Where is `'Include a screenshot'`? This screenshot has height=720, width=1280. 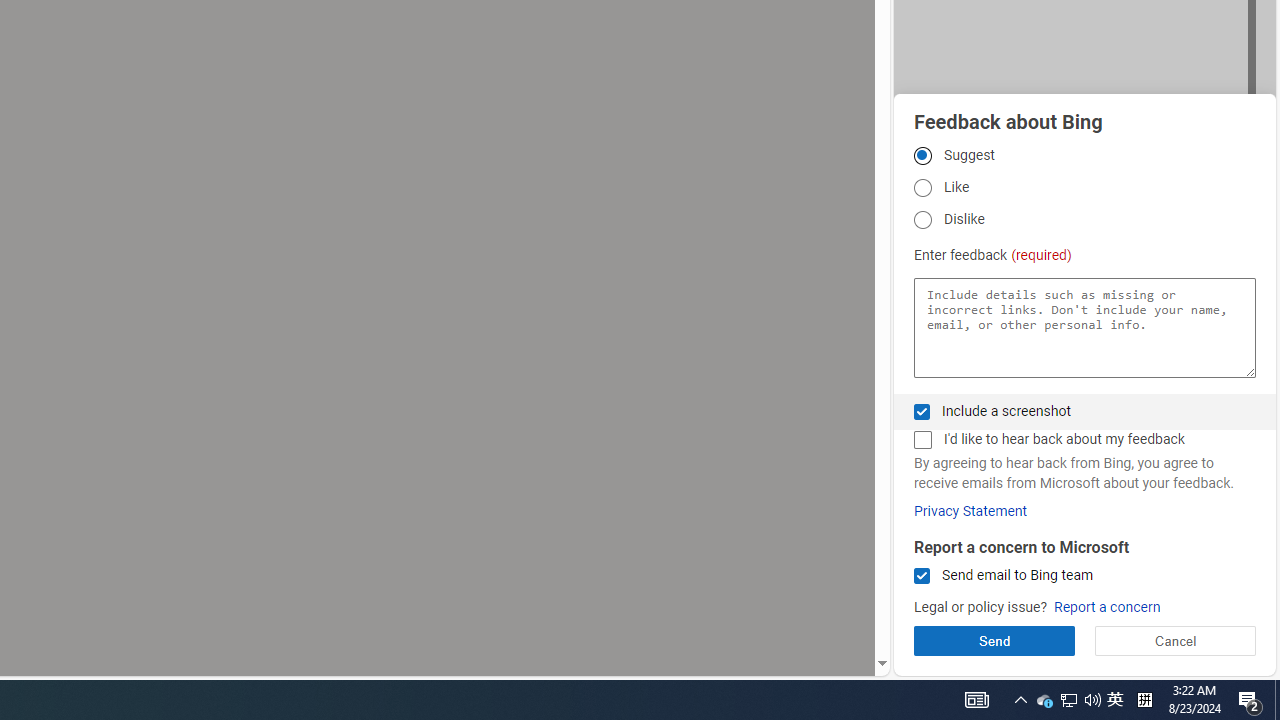
'Include a screenshot' is located at coordinates (921, 410).